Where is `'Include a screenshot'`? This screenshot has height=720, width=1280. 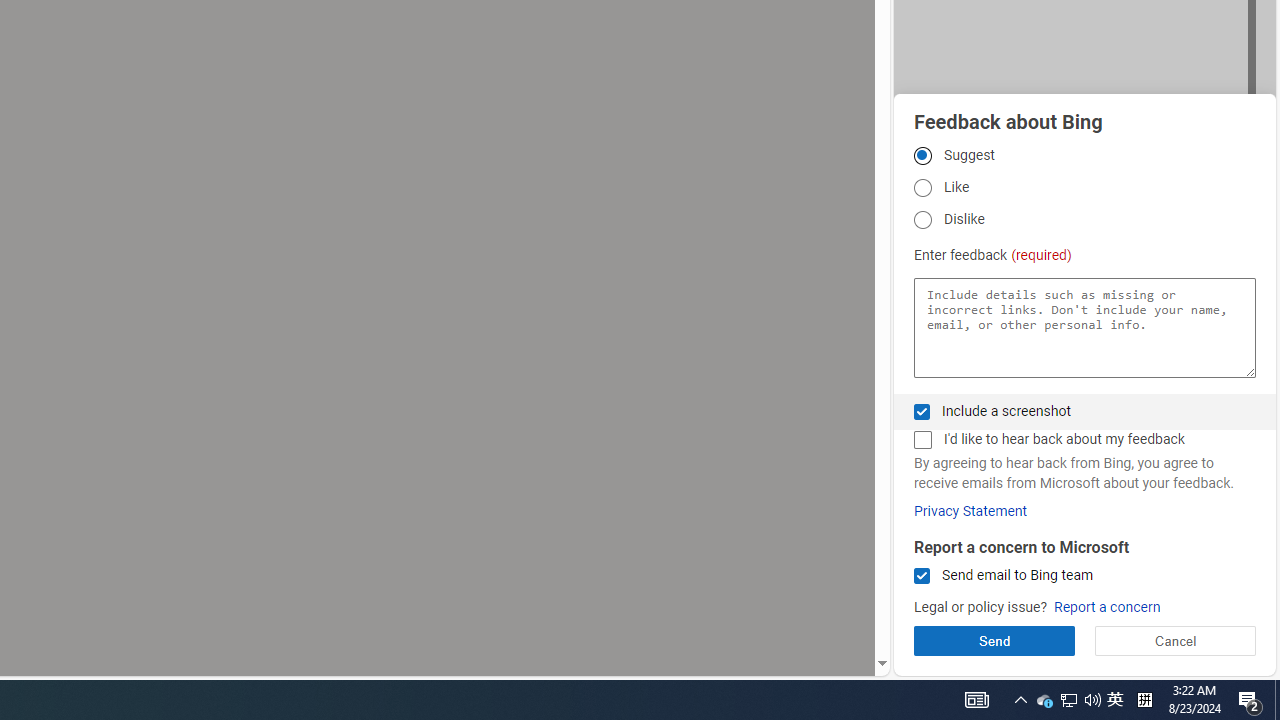
'Include a screenshot' is located at coordinates (921, 410).